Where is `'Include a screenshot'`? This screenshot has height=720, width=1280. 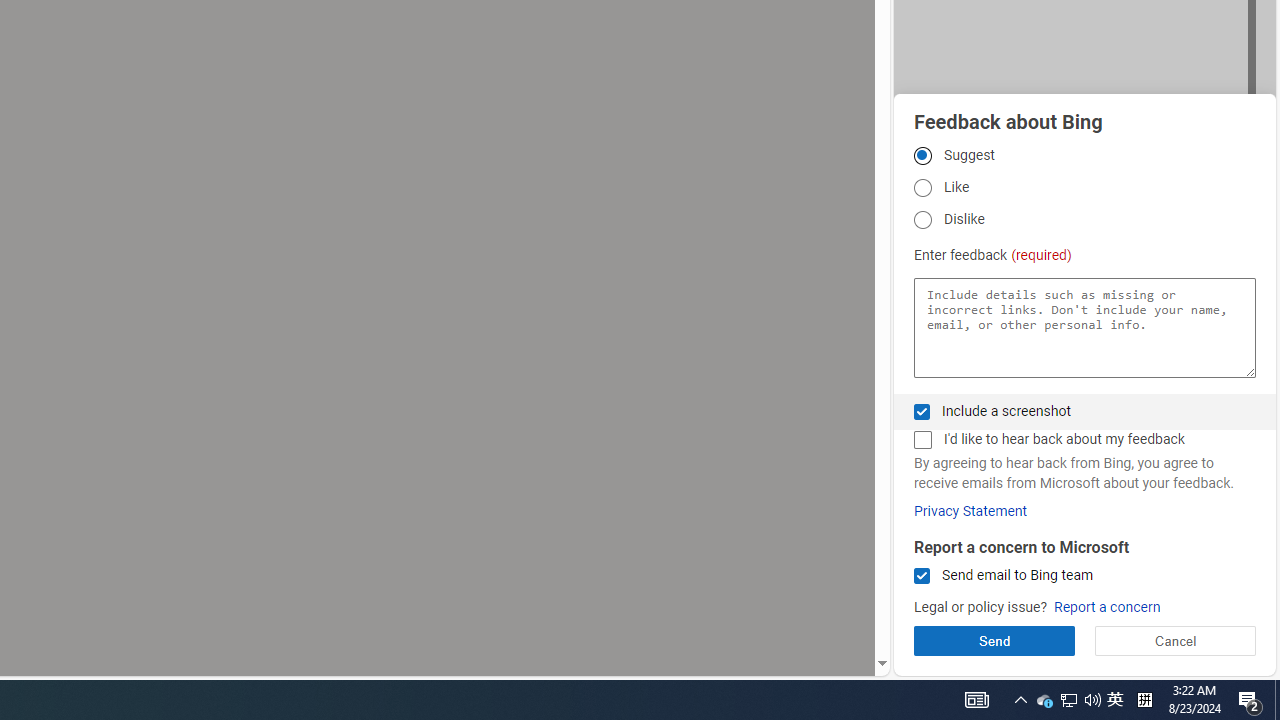
'Include a screenshot' is located at coordinates (921, 410).